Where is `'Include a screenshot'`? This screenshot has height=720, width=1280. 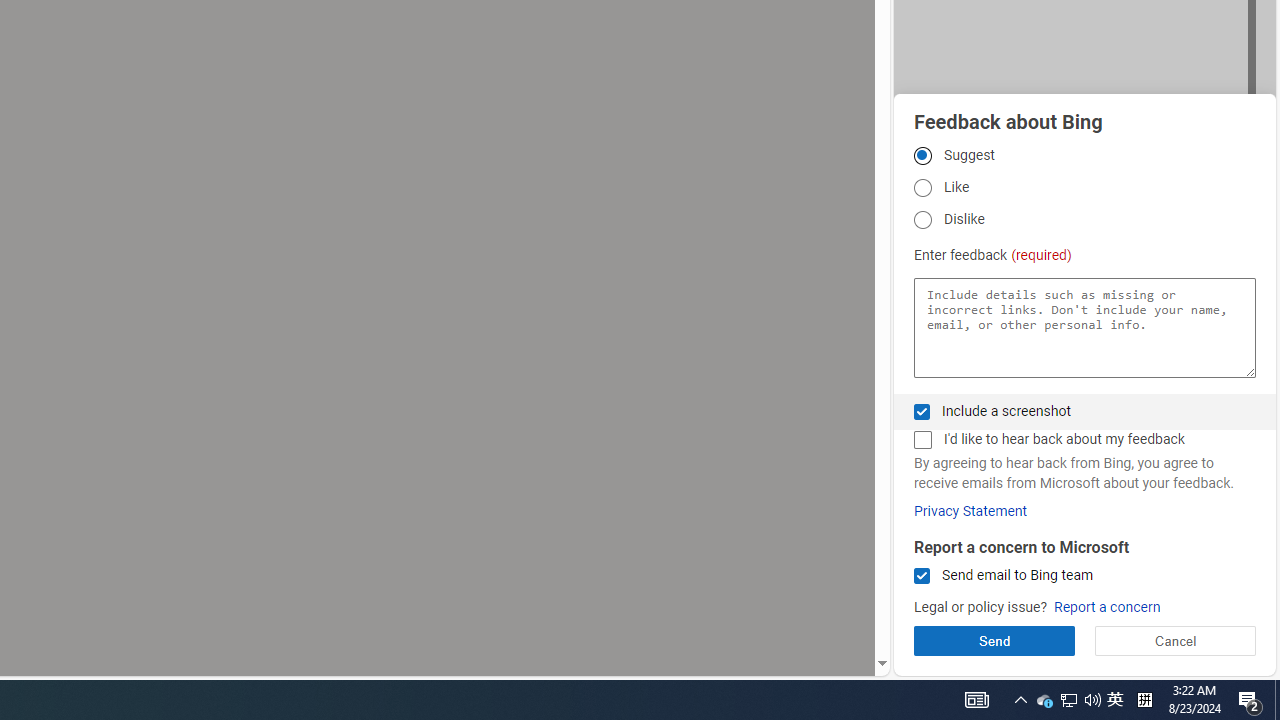
'Include a screenshot' is located at coordinates (921, 410).